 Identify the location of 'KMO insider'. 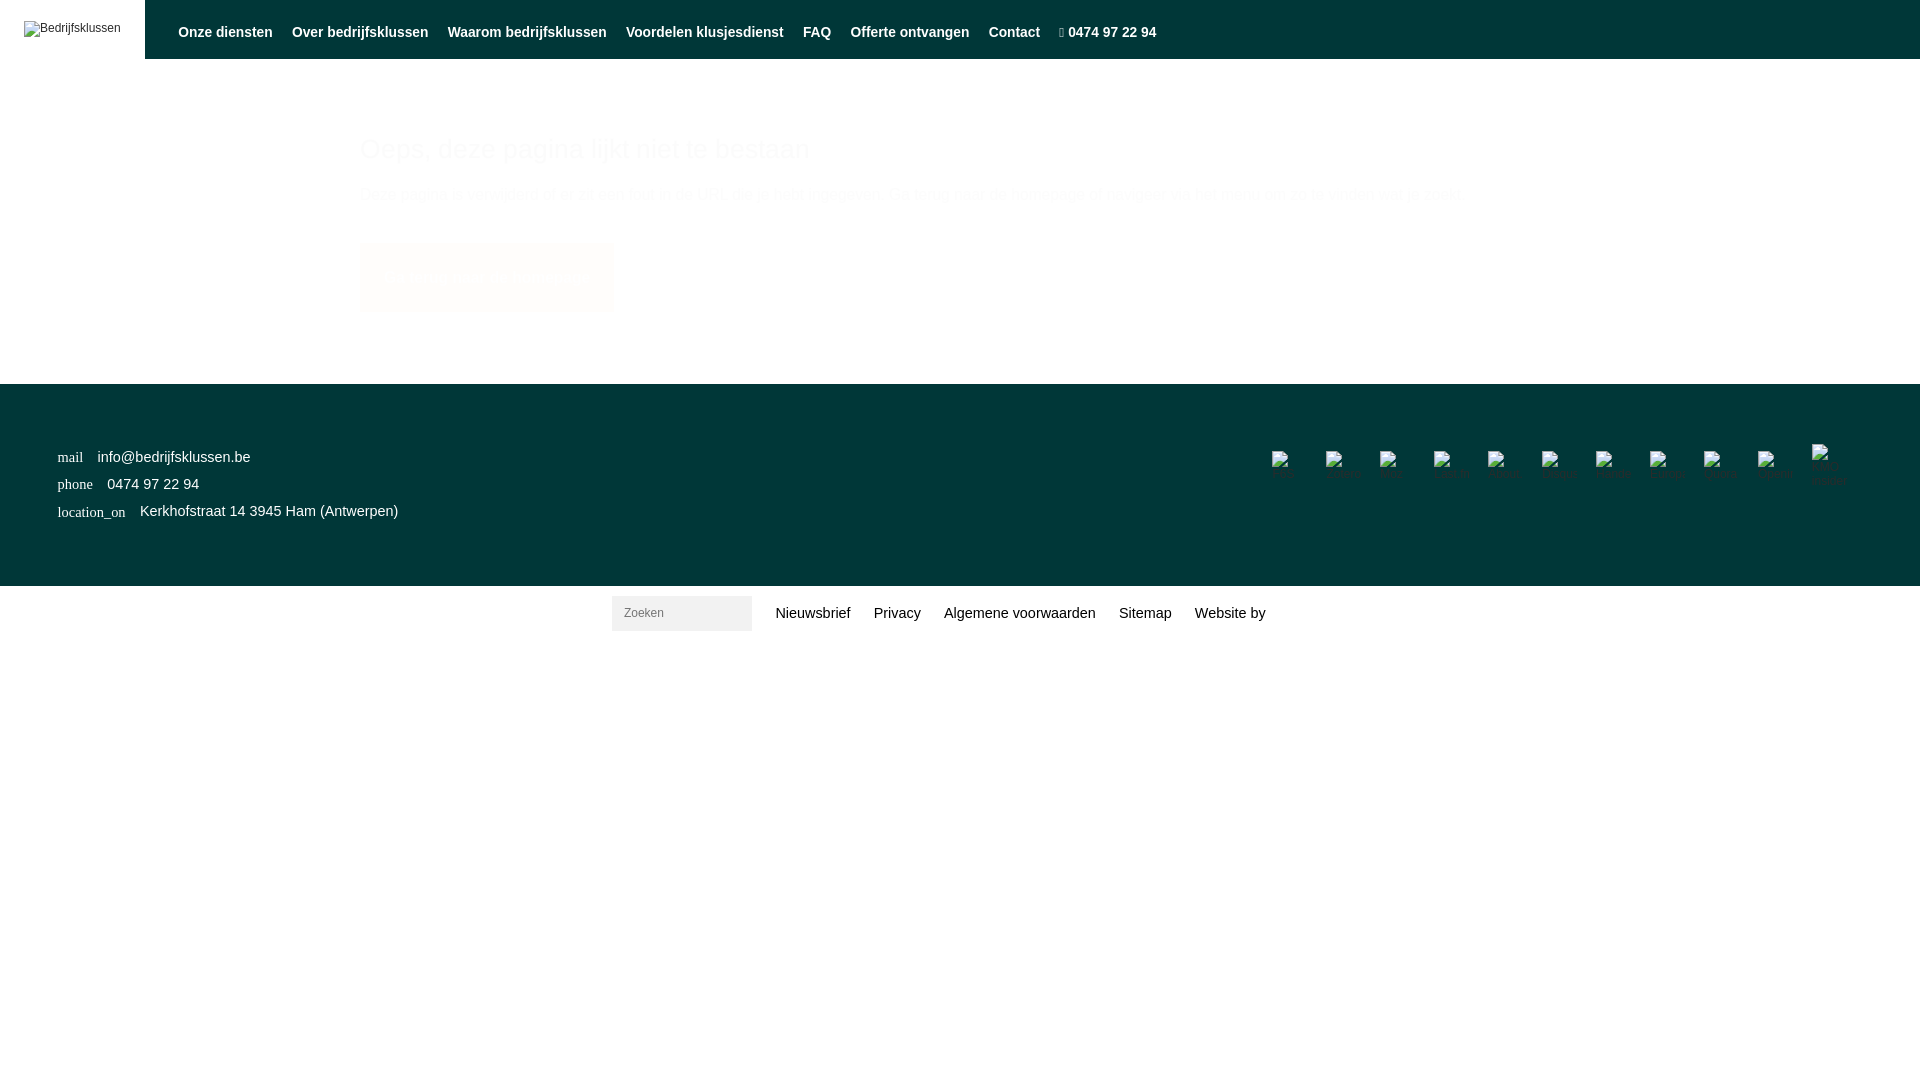
(1811, 466).